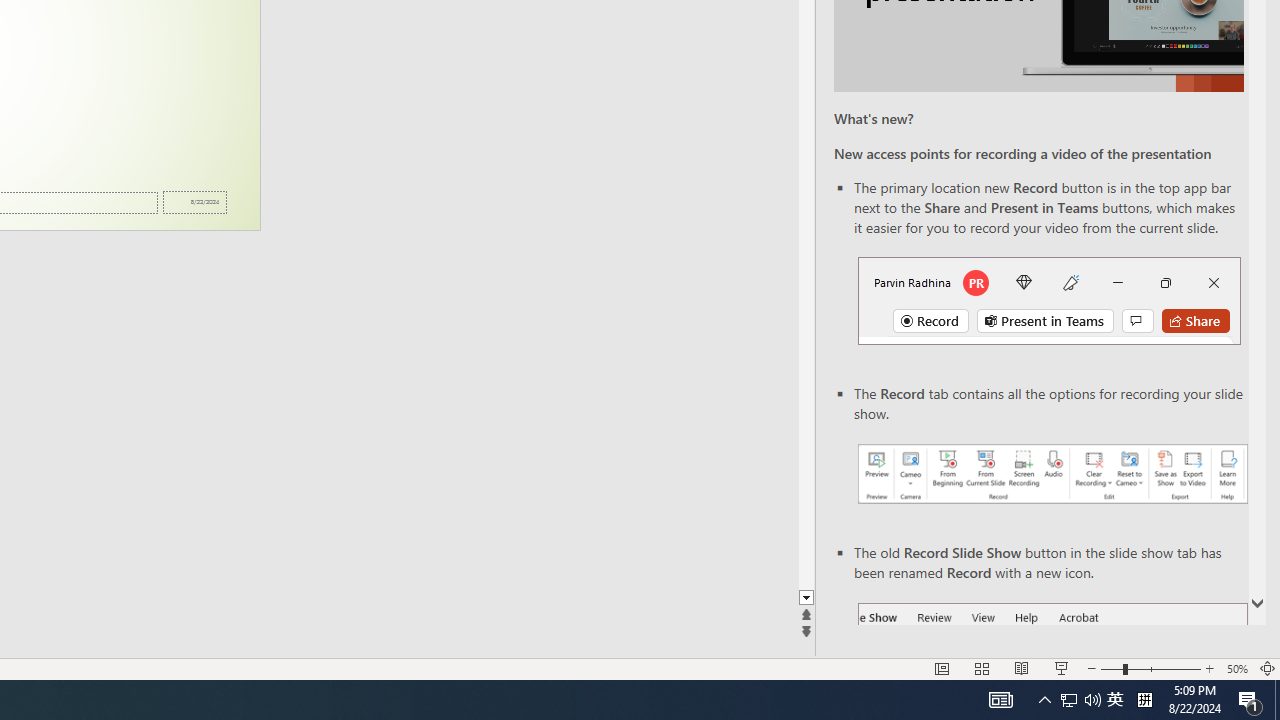 This screenshot has width=1280, height=720. What do you see at coordinates (1150, 669) in the screenshot?
I see `'Zoom'` at bounding box center [1150, 669].